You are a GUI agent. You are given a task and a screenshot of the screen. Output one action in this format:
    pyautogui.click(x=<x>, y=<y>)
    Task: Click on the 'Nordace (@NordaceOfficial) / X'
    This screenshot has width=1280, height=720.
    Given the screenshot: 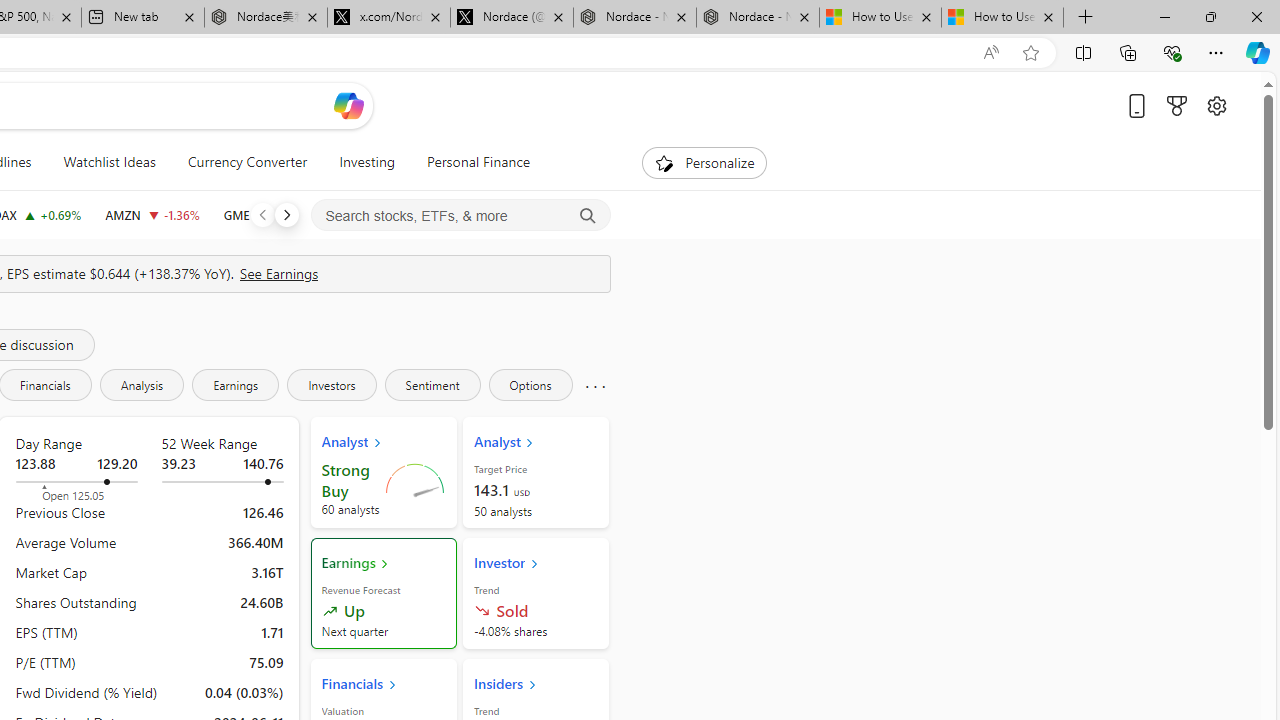 What is the action you would take?
    pyautogui.click(x=512, y=17)
    